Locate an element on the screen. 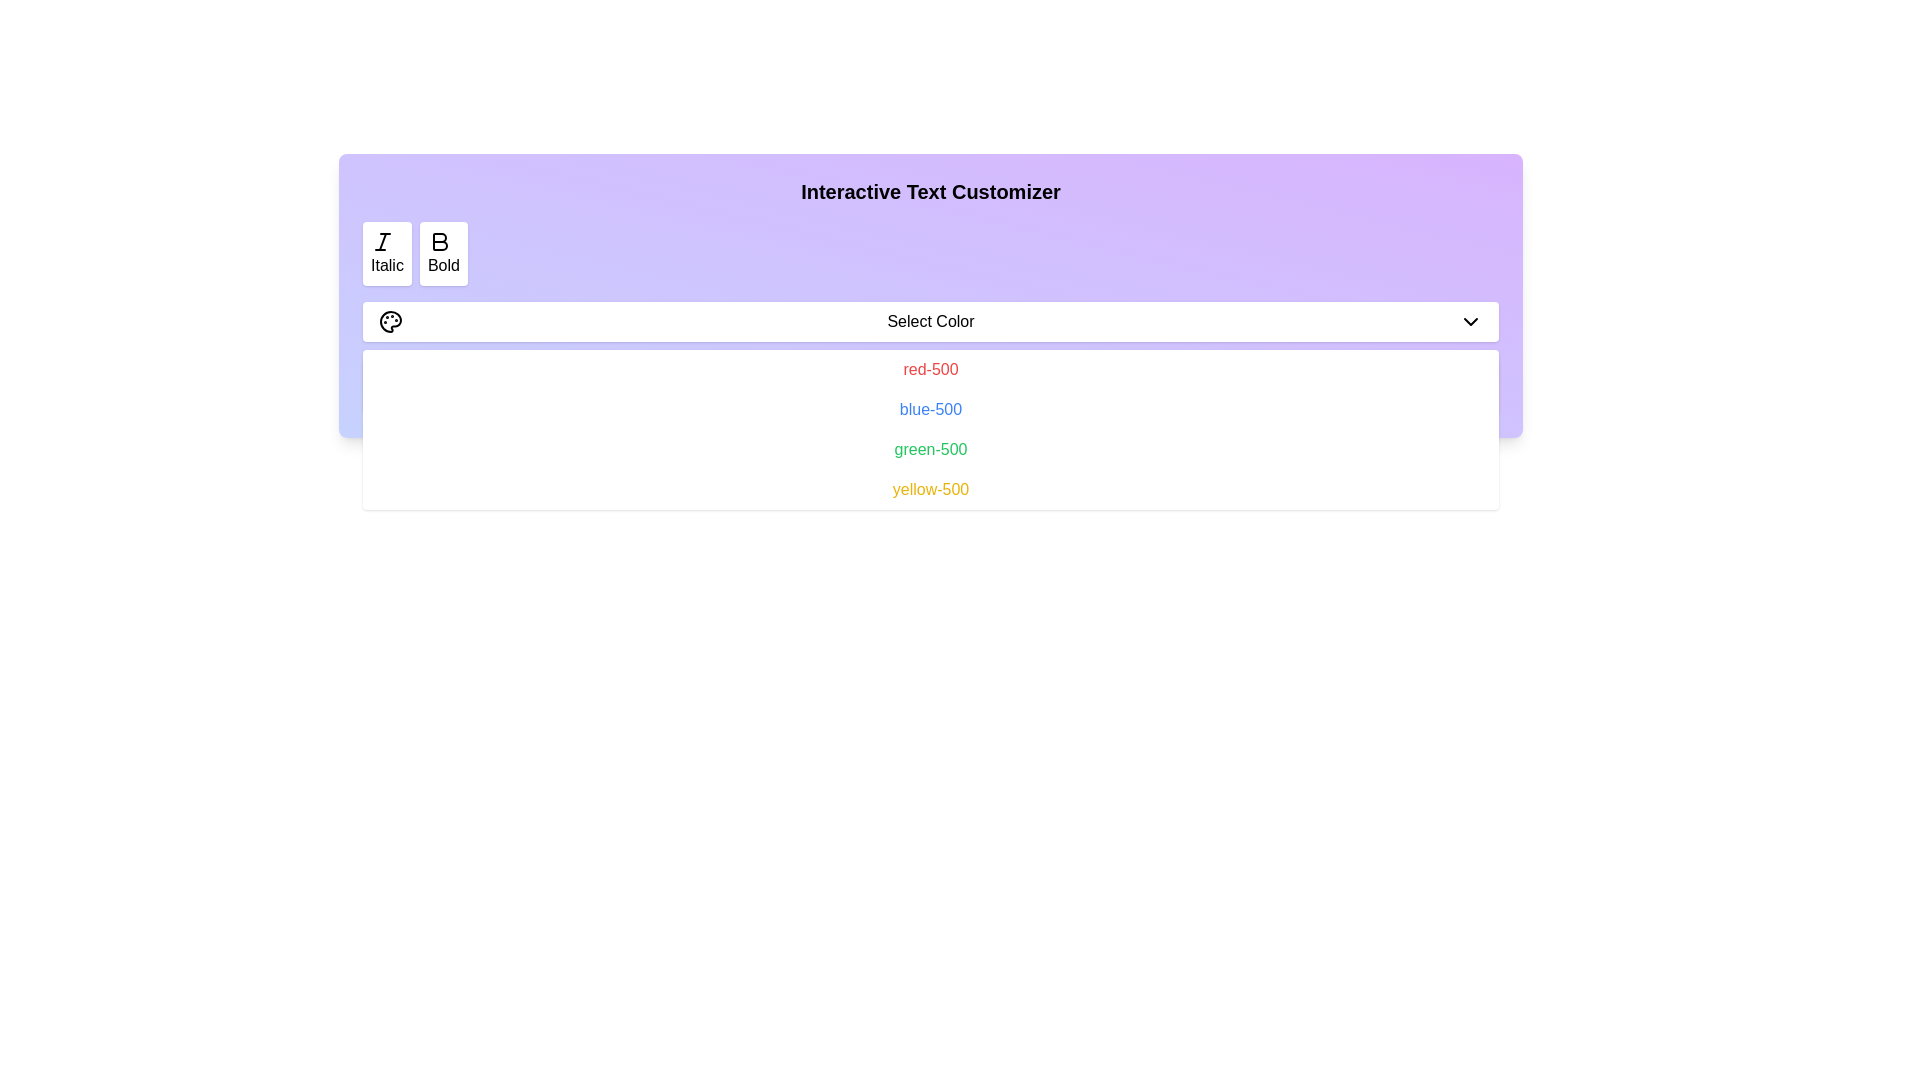 This screenshot has height=1080, width=1920. the Italic Icon located next to the Bold button on the top-left side of the interface is located at coordinates (383, 241).